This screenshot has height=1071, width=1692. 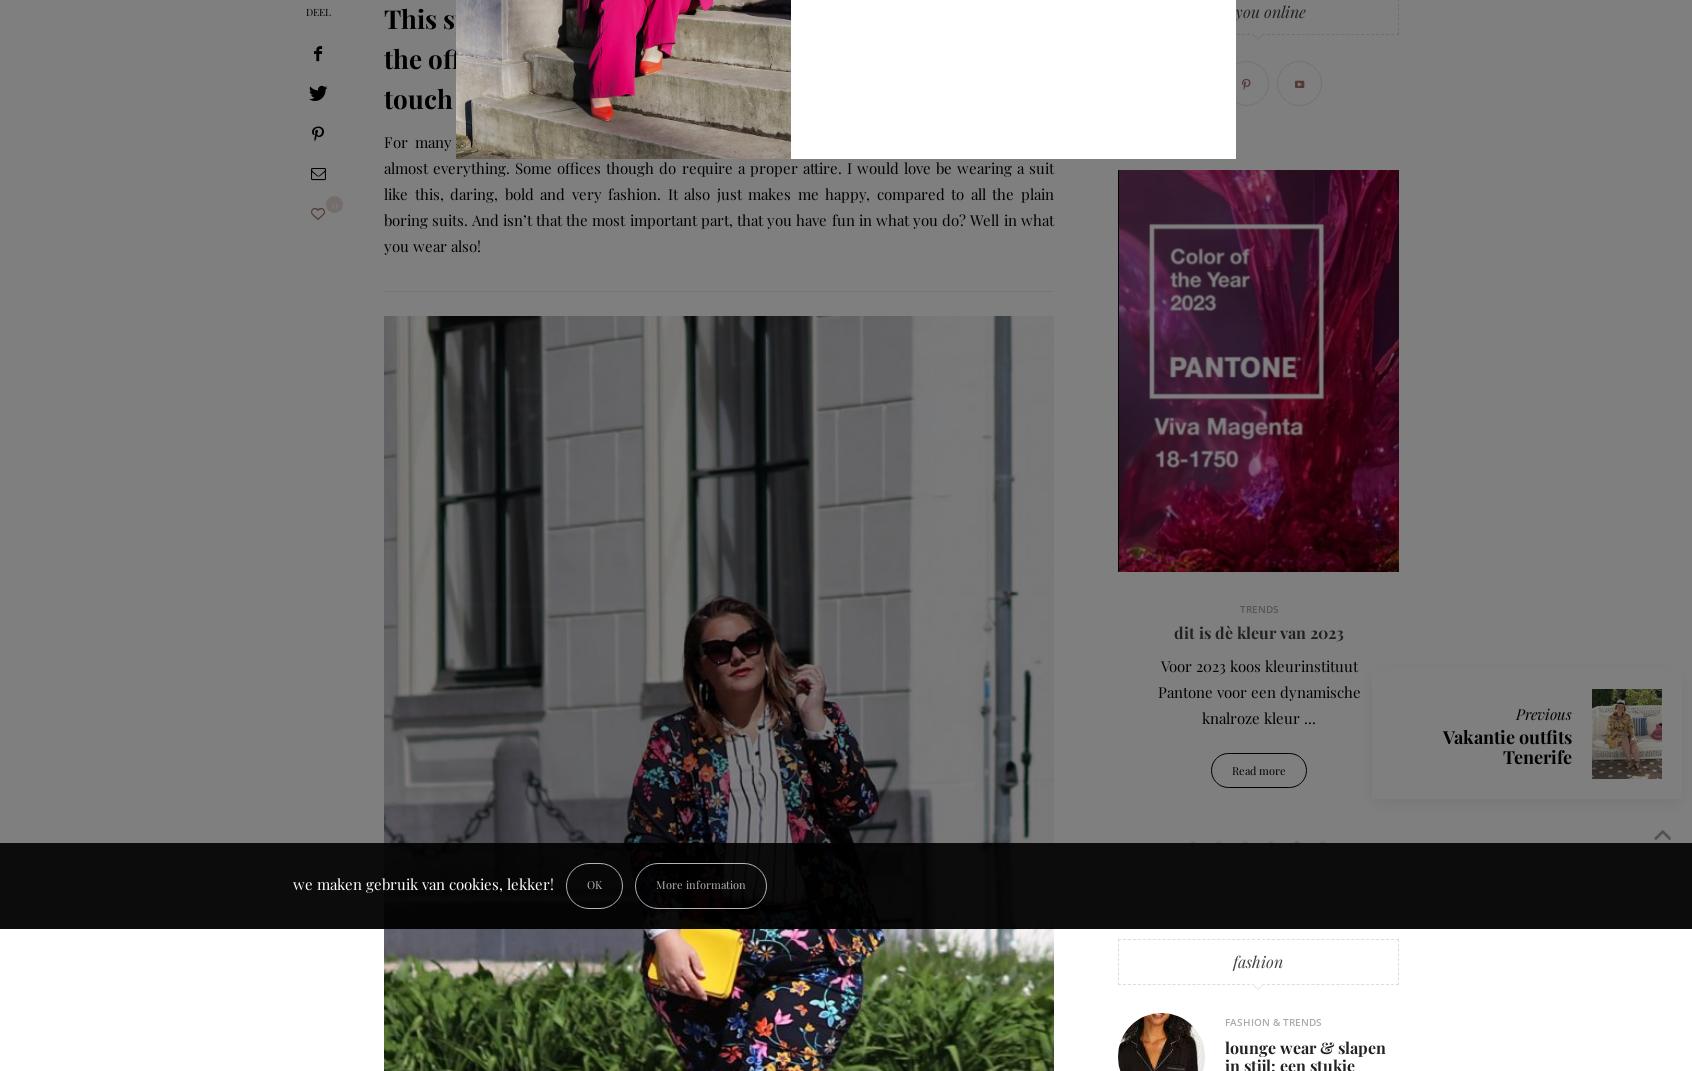 I want to click on 'ZWANGERSCHAP', so click(x=1556, y=630).